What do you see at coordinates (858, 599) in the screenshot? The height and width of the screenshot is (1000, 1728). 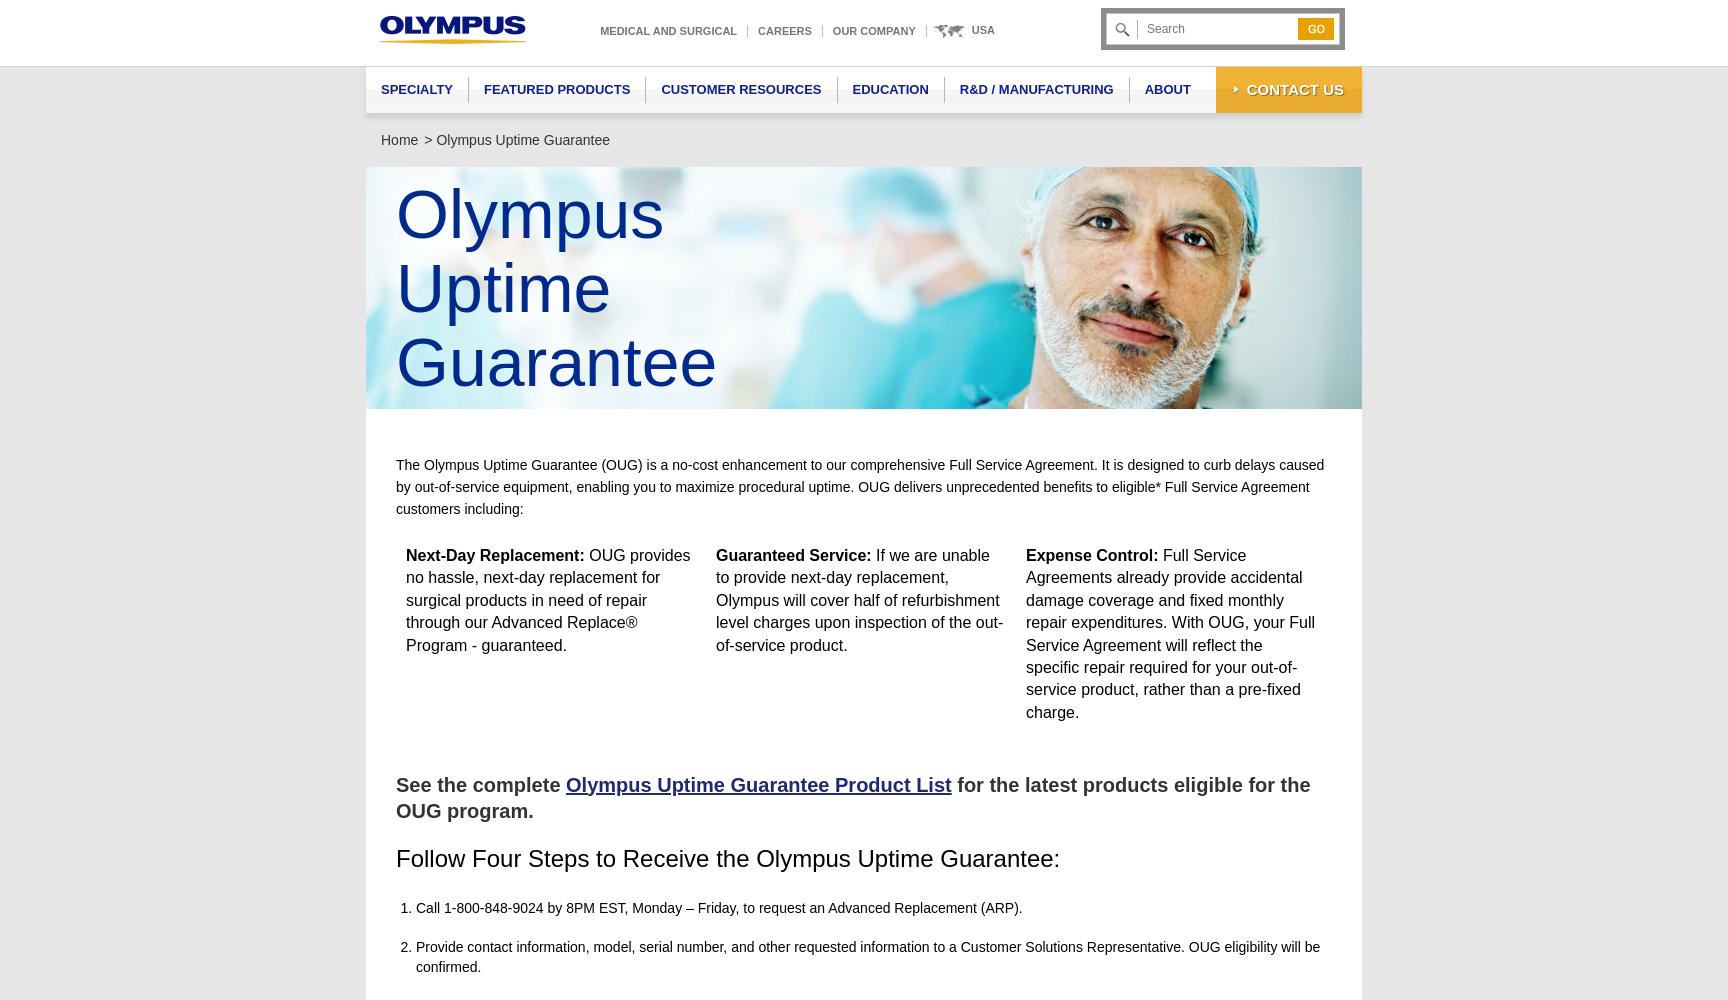 I see `'If we are unable to provide next-day replacement, Olympus will cover half of refurbishment level charges upon inspection of the out-of-service product.'` at bounding box center [858, 599].